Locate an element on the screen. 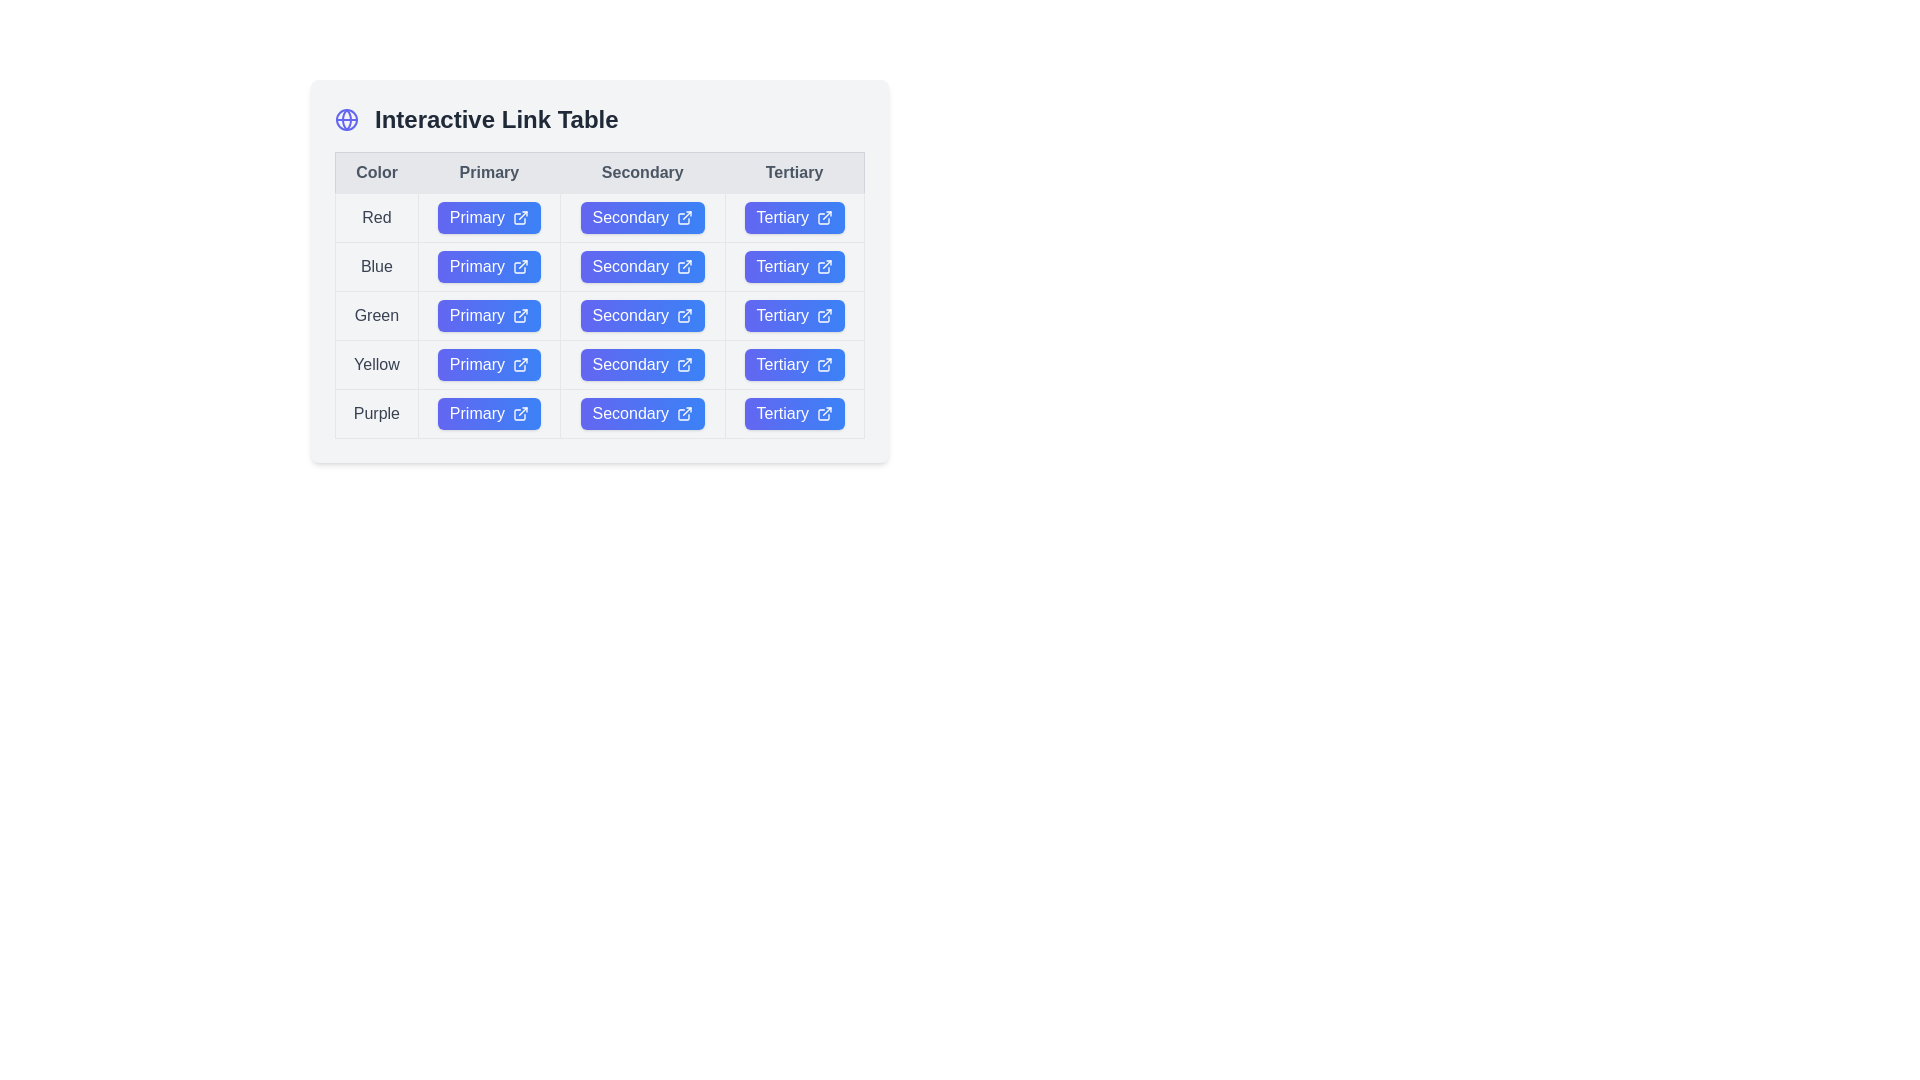 This screenshot has width=1920, height=1080. the Table Header for the 'Secondary' column, which is located in the header row between 'Primary' and 'Tertiary' is located at coordinates (599, 172).